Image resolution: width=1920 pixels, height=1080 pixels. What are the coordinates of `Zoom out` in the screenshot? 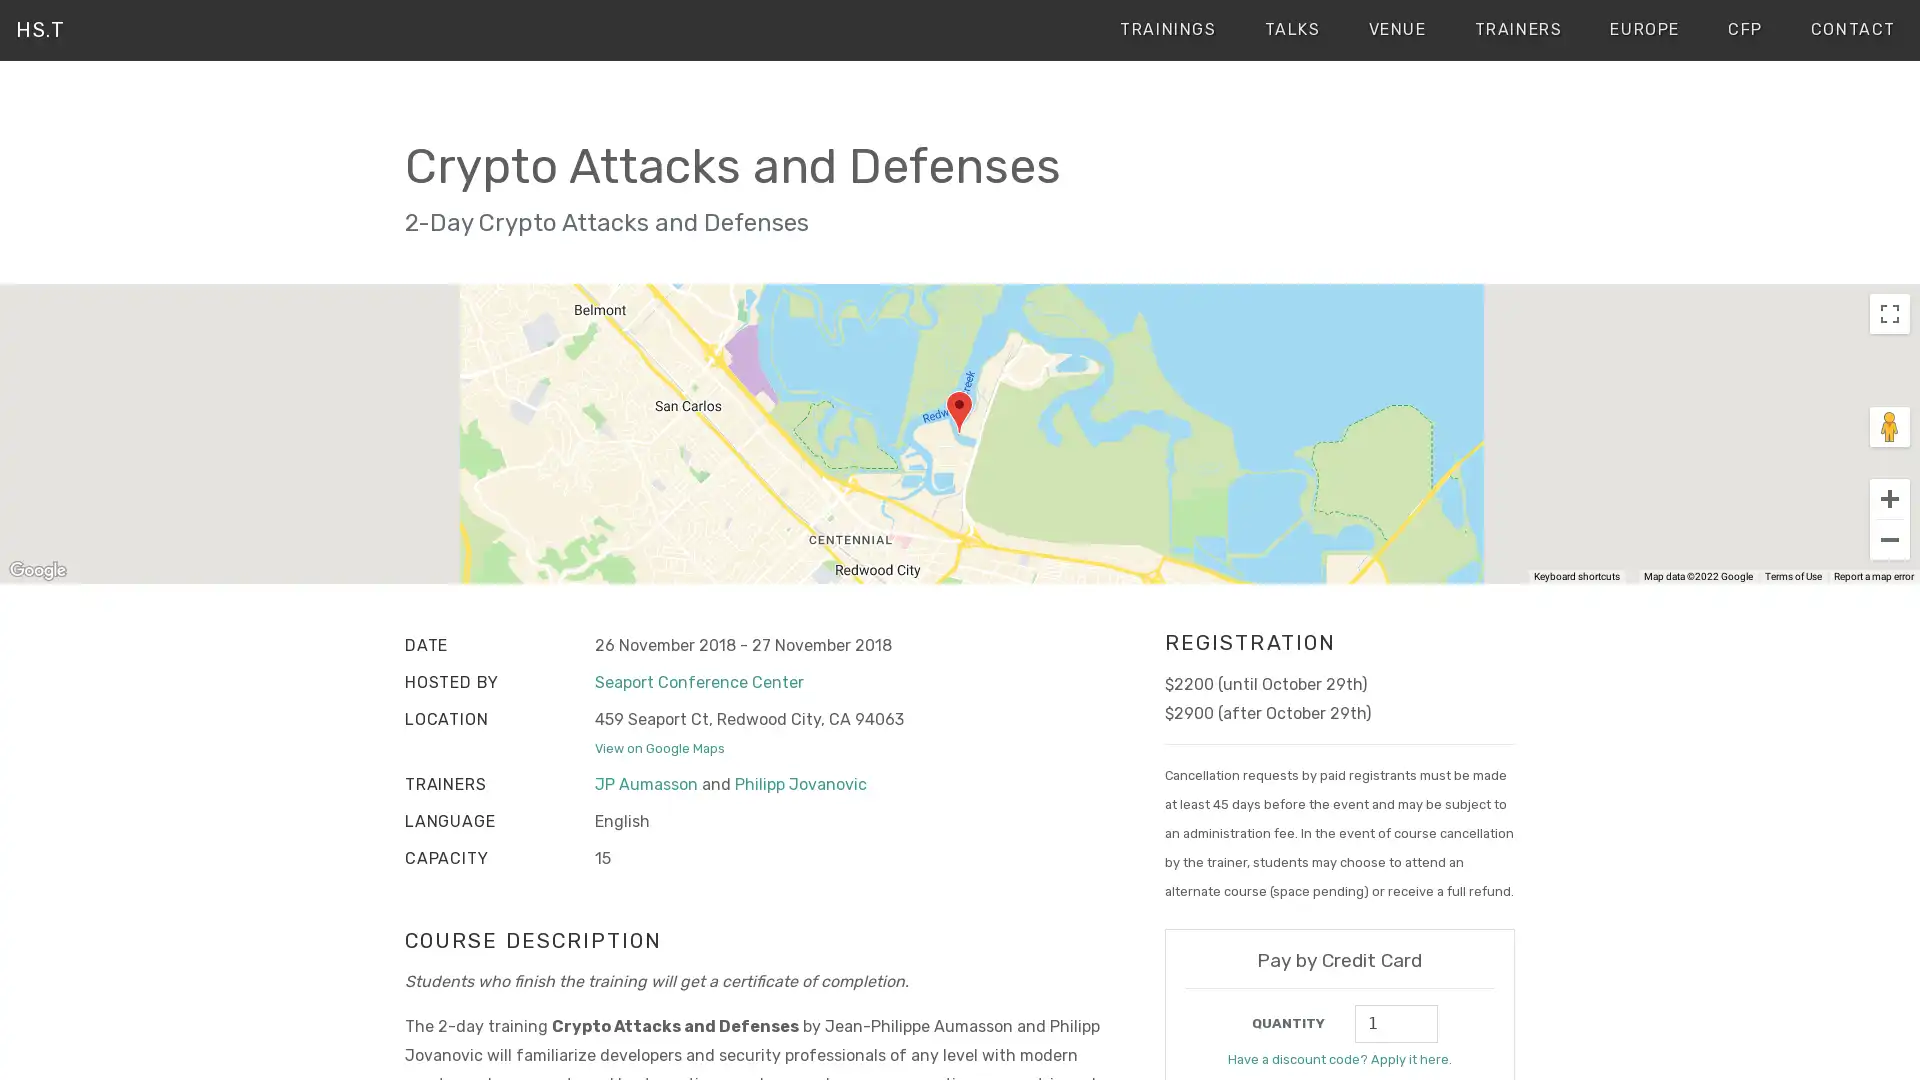 It's located at (1889, 538).